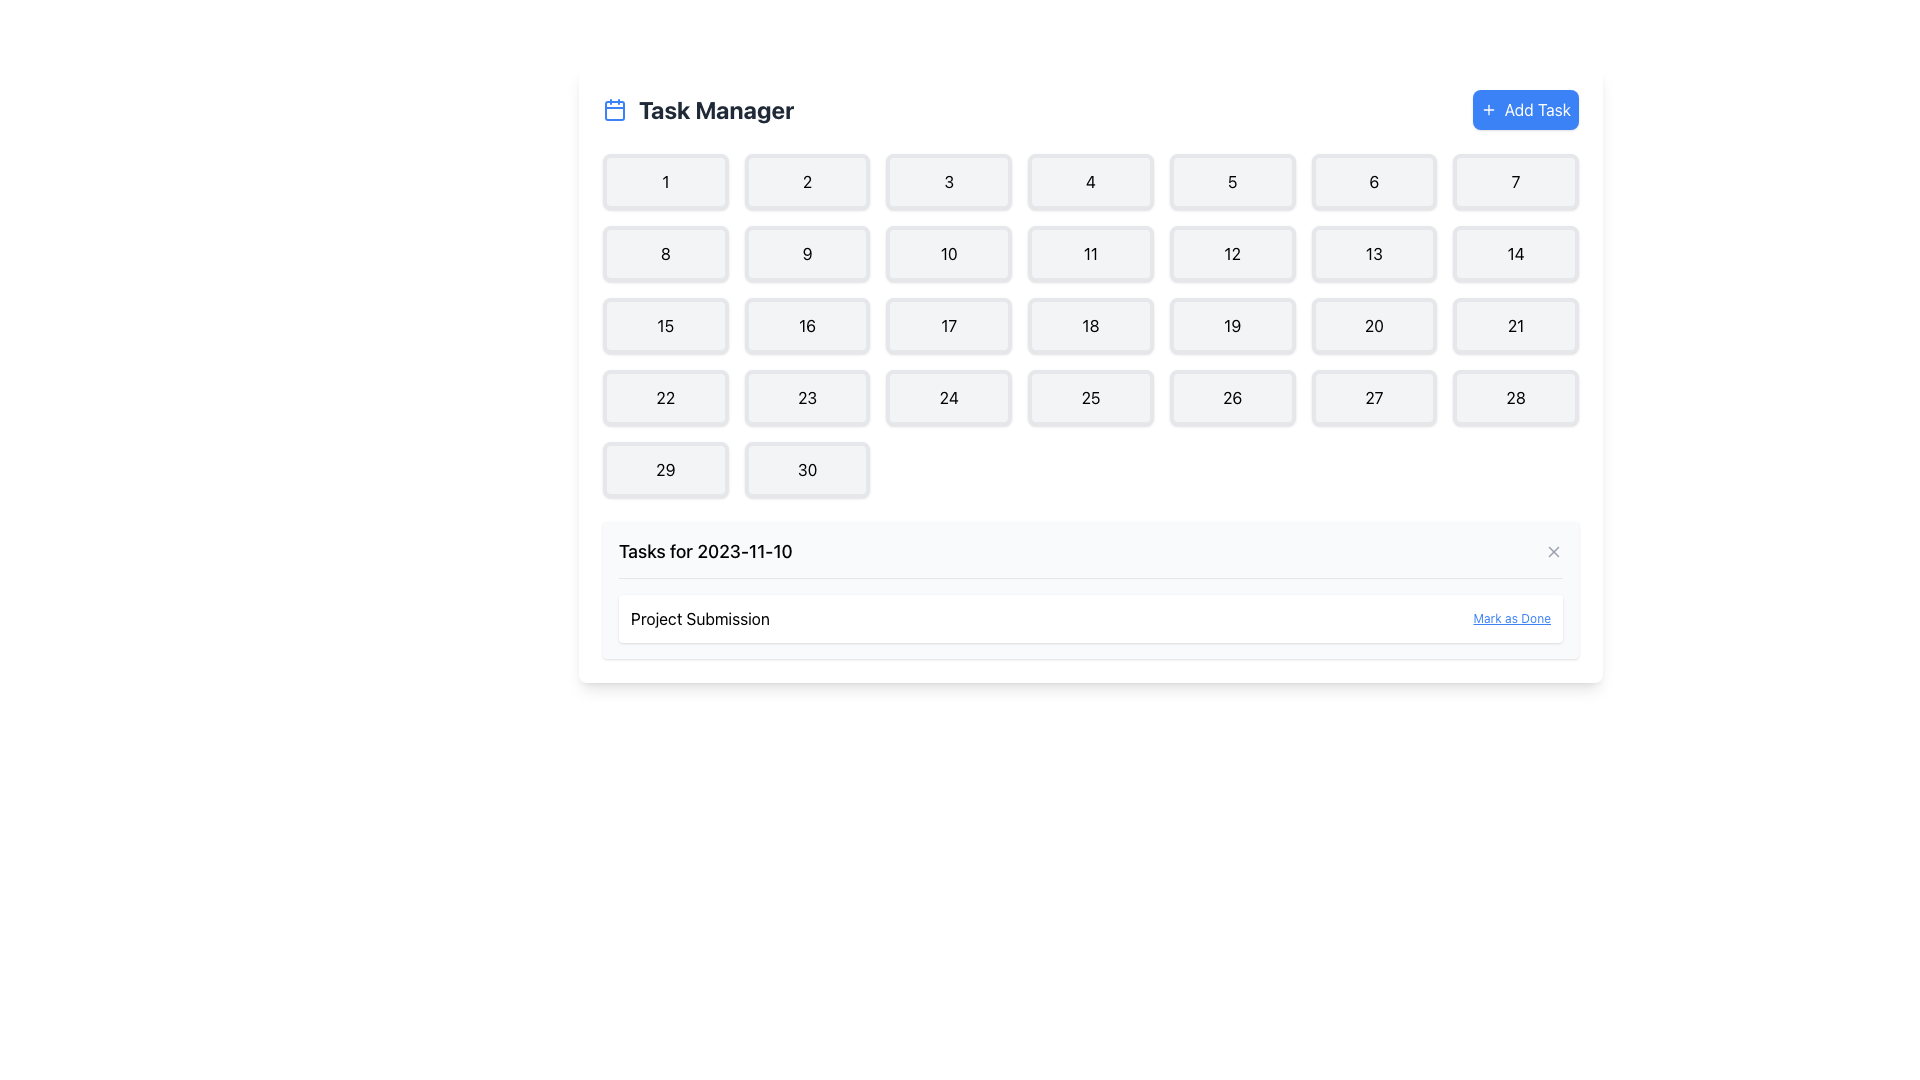 Image resolution: width=1920 pixels, height=1080 pixels. Describe the element at coordinates (1089, 253) in the screenshot. I see `the interactive button representing the date '11' in the calendar interface` at that location.